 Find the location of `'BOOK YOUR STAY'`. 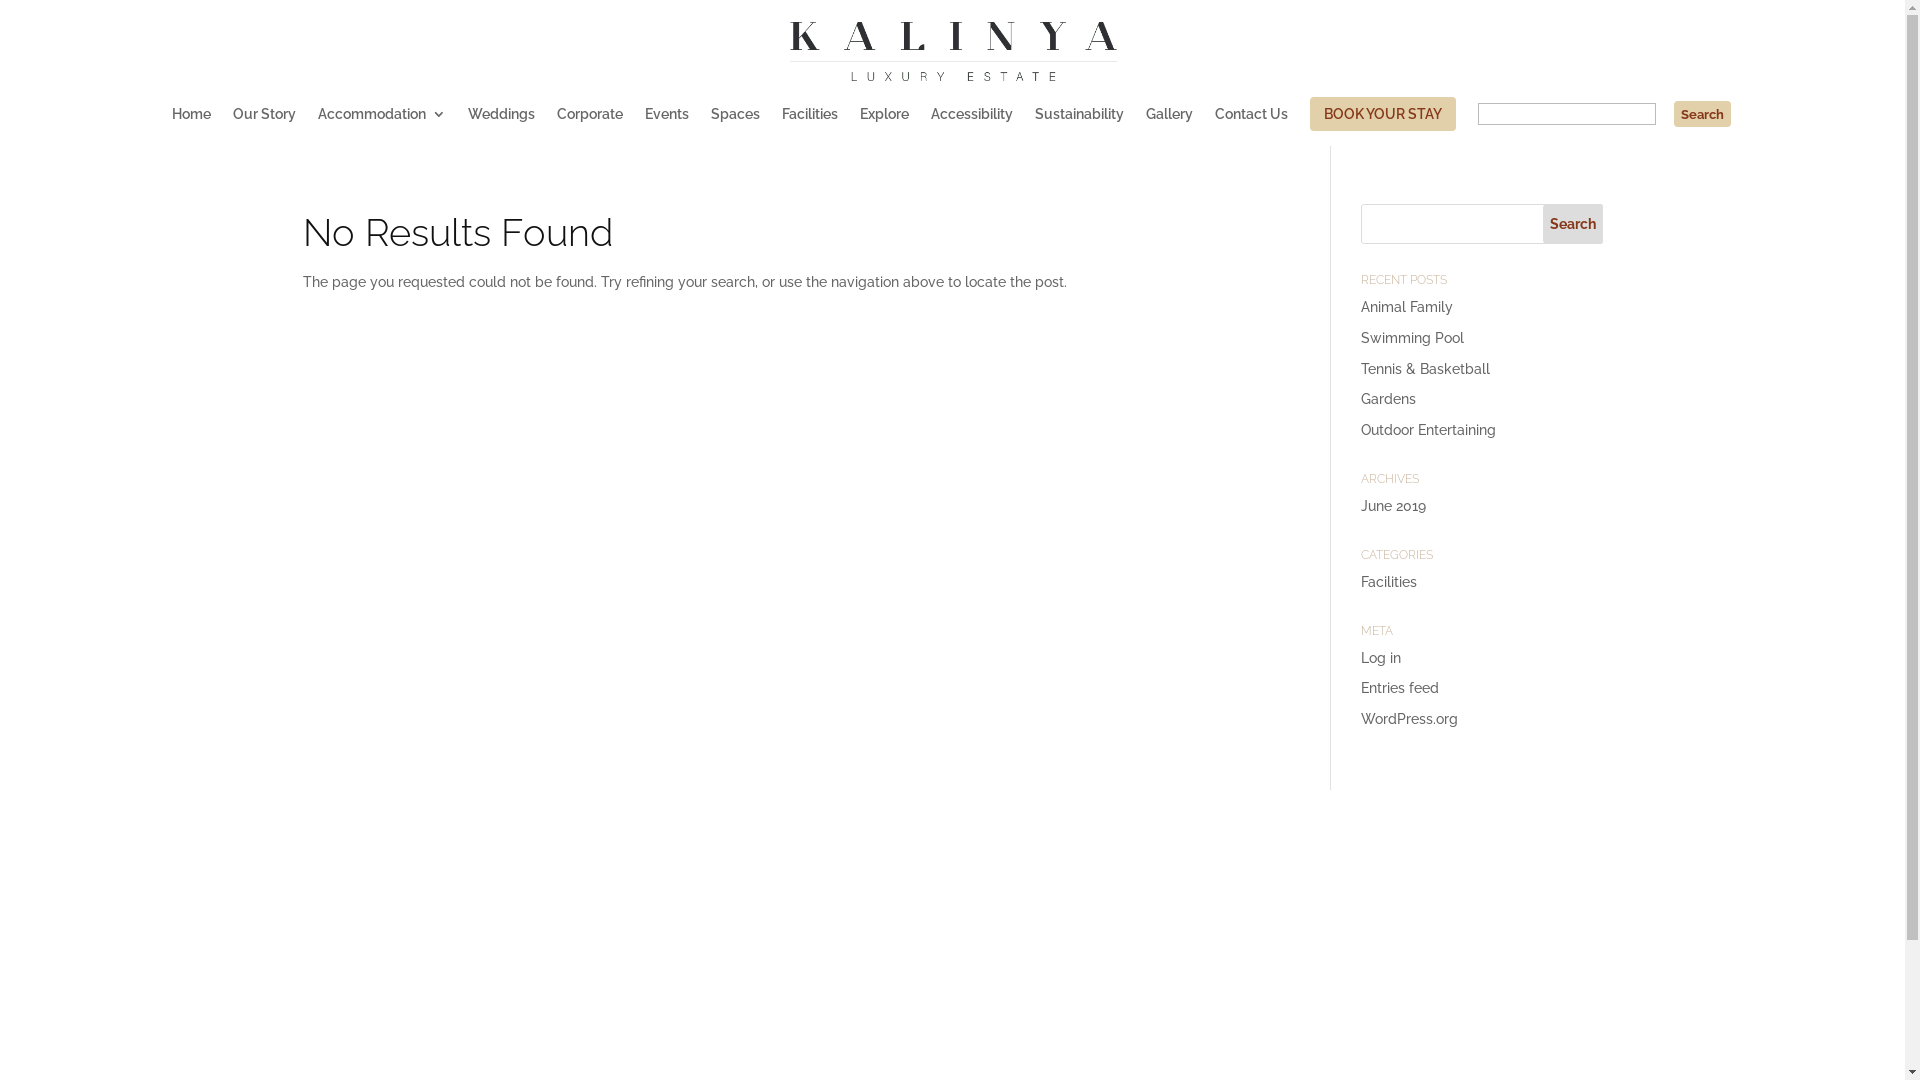

'BOOK YOUR STAY' is located at coordinates (1381, 114).